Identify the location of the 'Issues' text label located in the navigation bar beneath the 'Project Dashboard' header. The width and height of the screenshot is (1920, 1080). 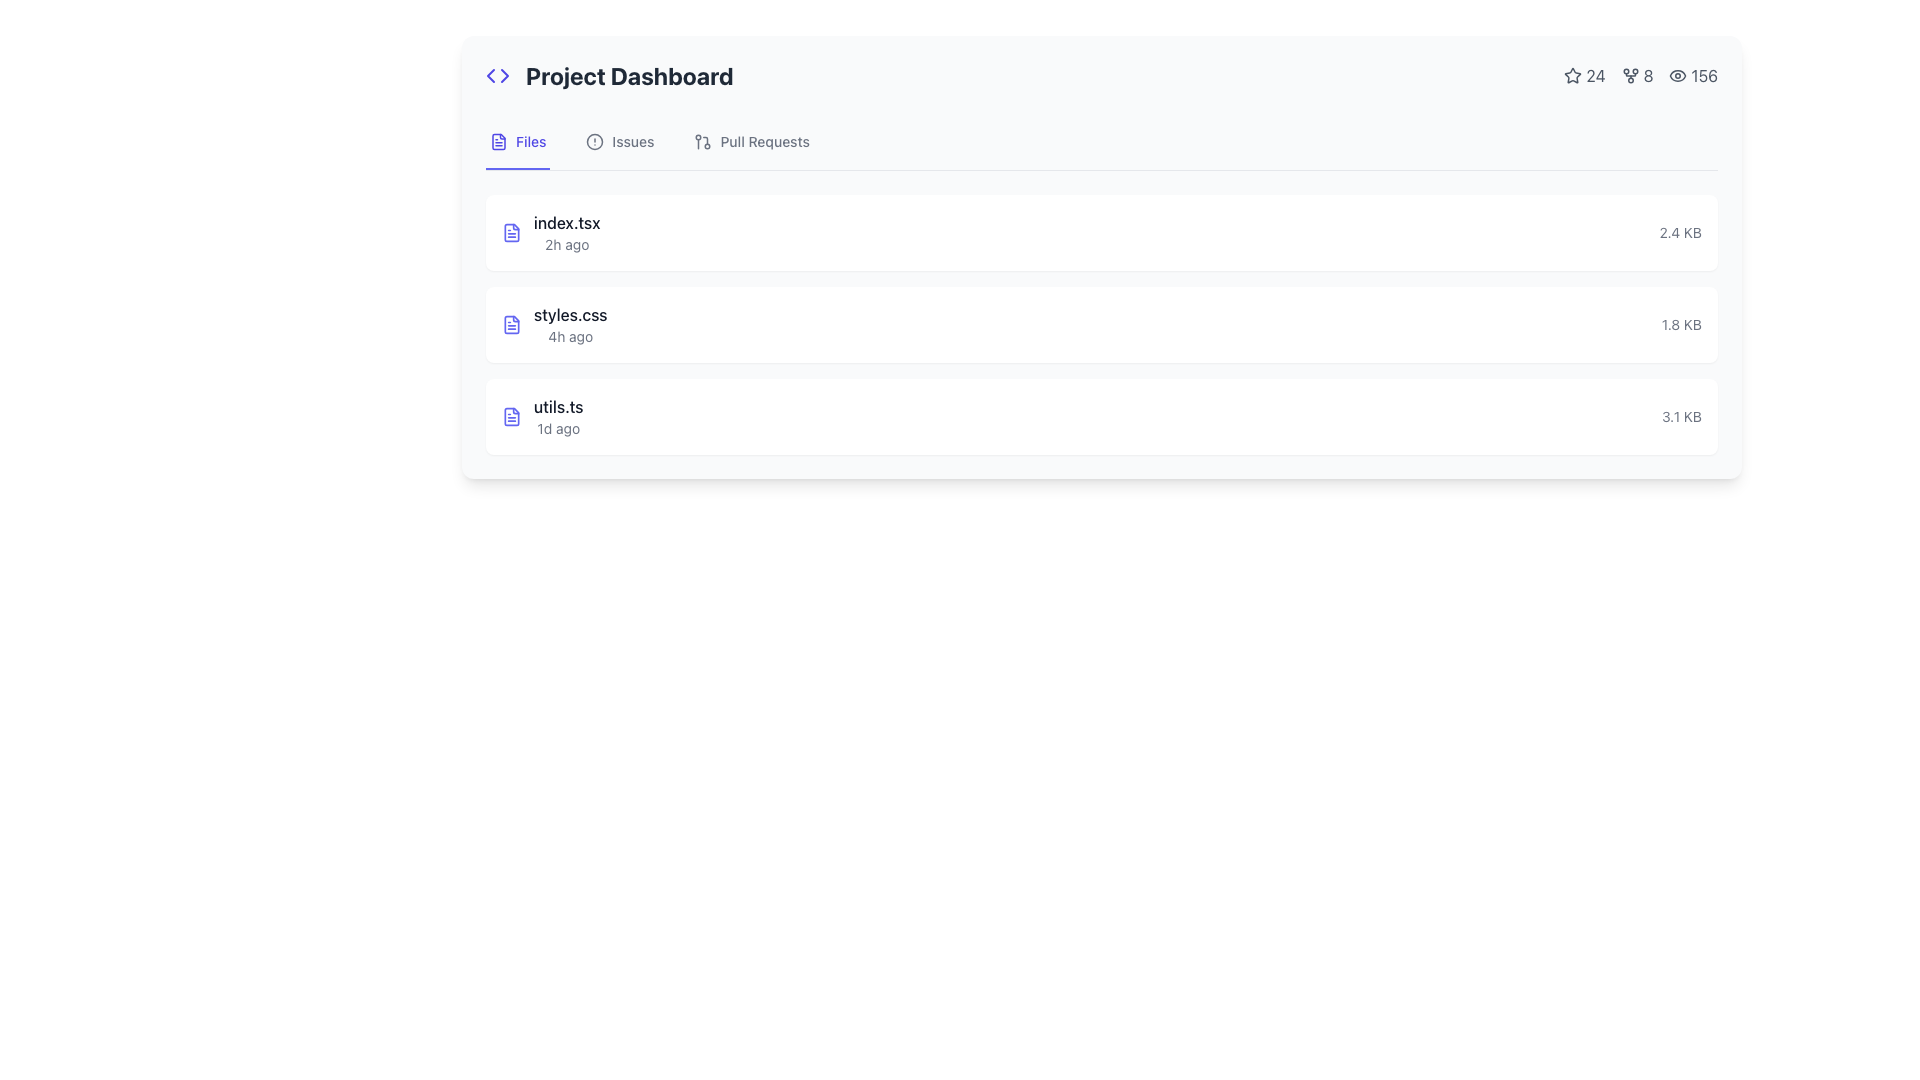
(632, 141).